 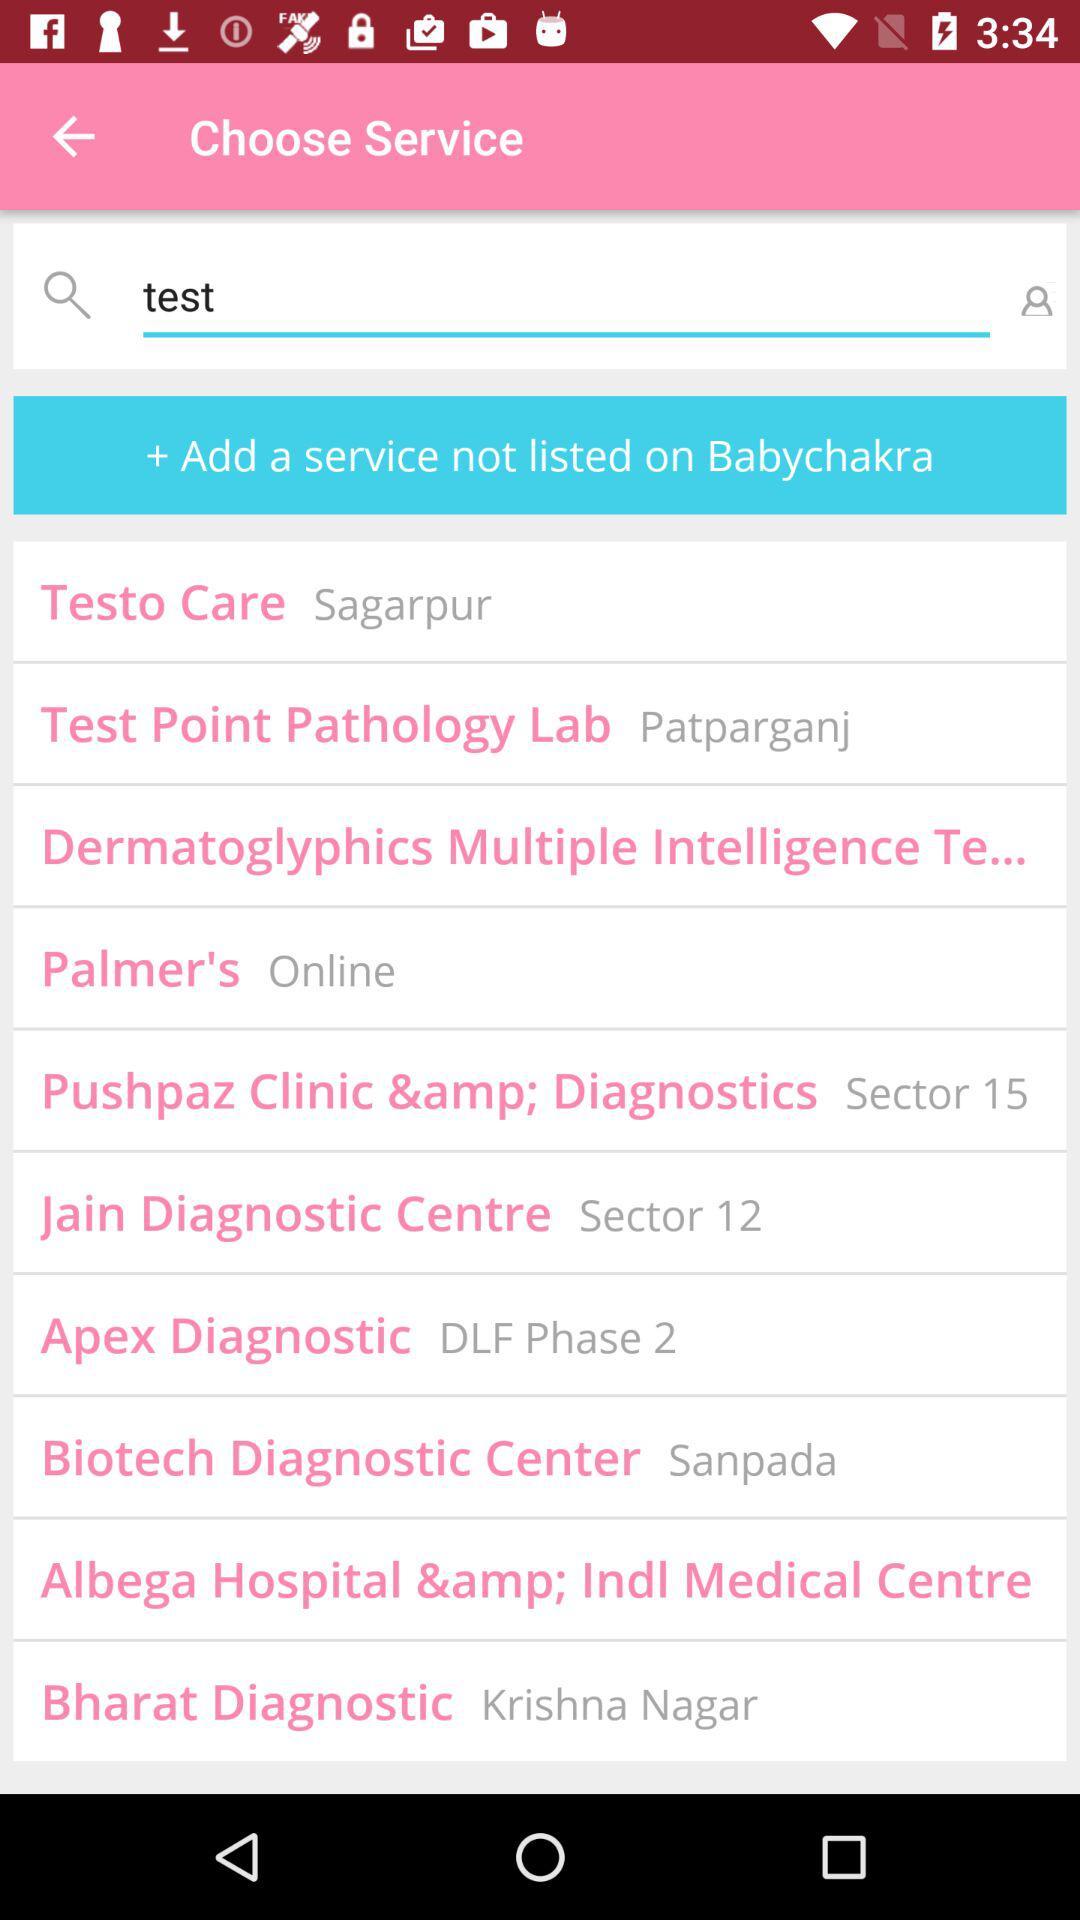 I want to click on the item above sanpada icon, so click(x=937, y=1091).